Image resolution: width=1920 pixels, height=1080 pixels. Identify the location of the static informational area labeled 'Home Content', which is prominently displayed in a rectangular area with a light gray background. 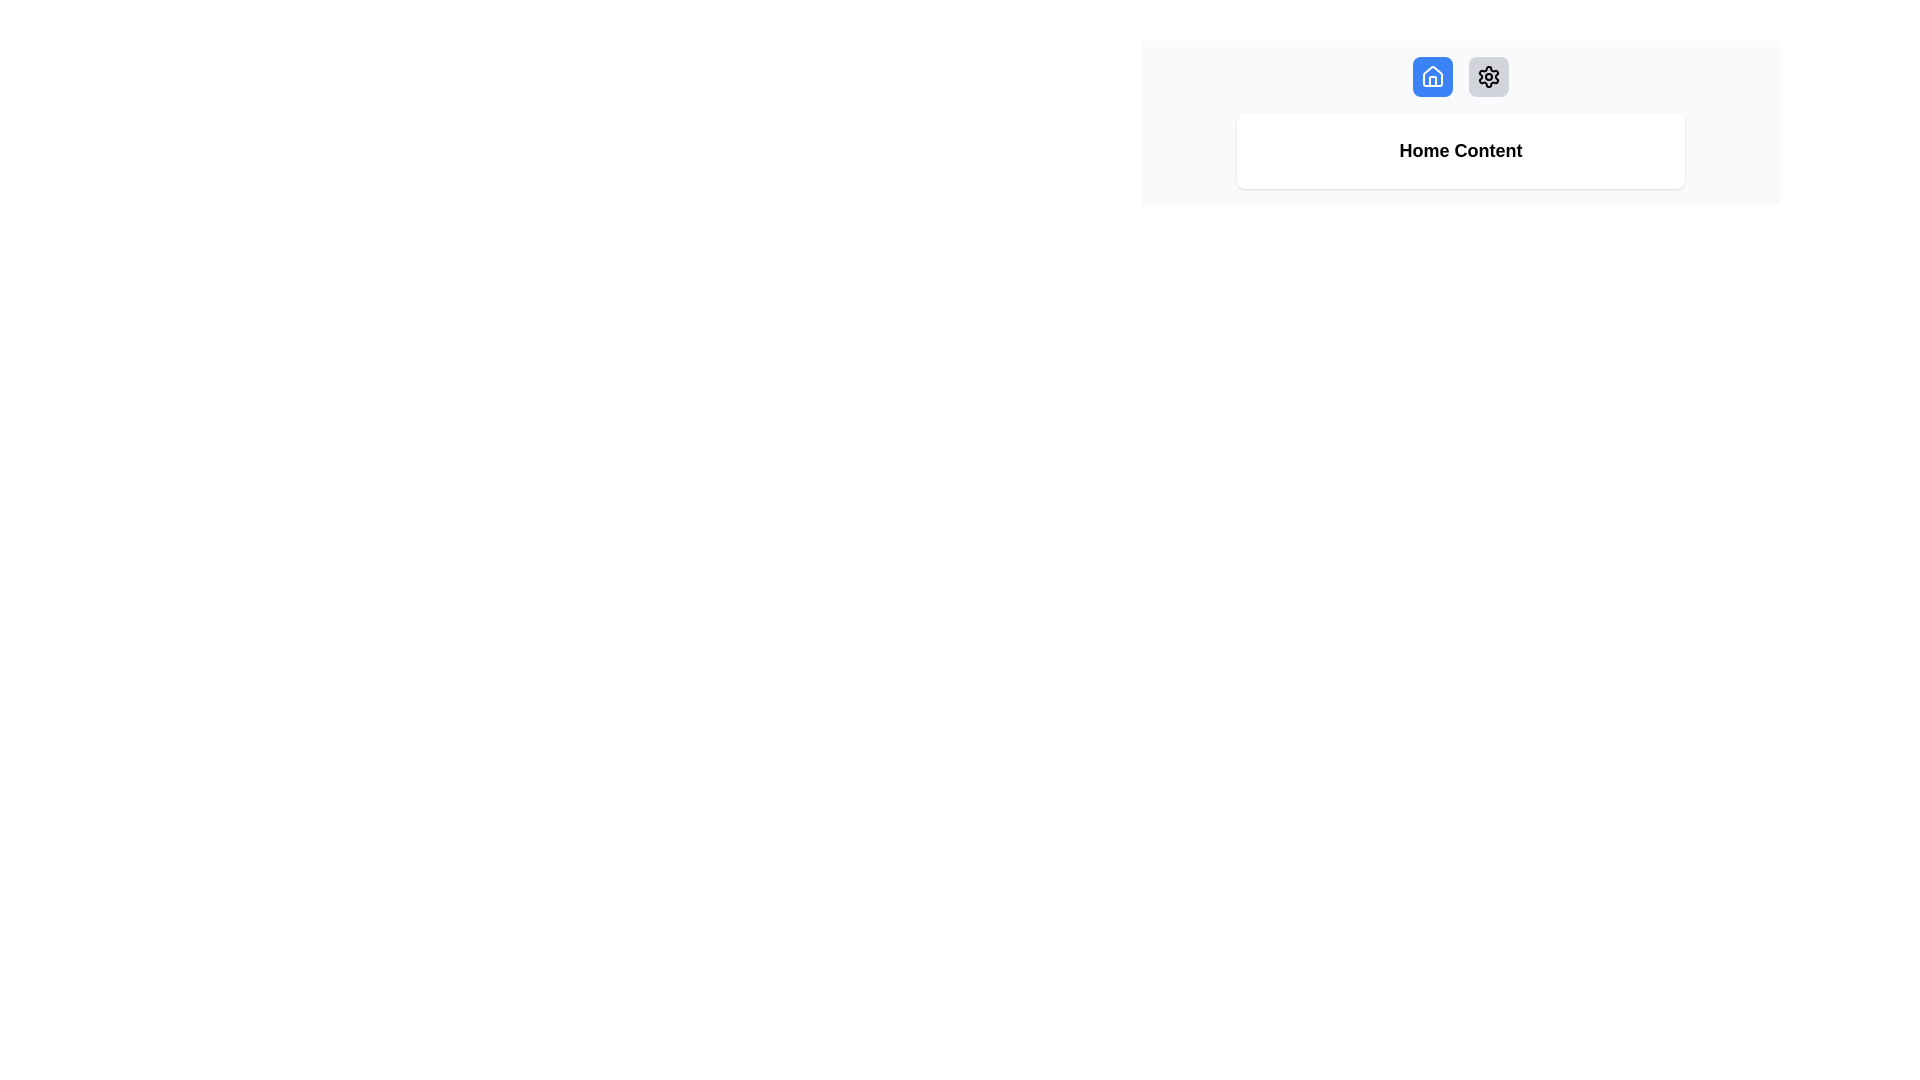
(1460, 123).